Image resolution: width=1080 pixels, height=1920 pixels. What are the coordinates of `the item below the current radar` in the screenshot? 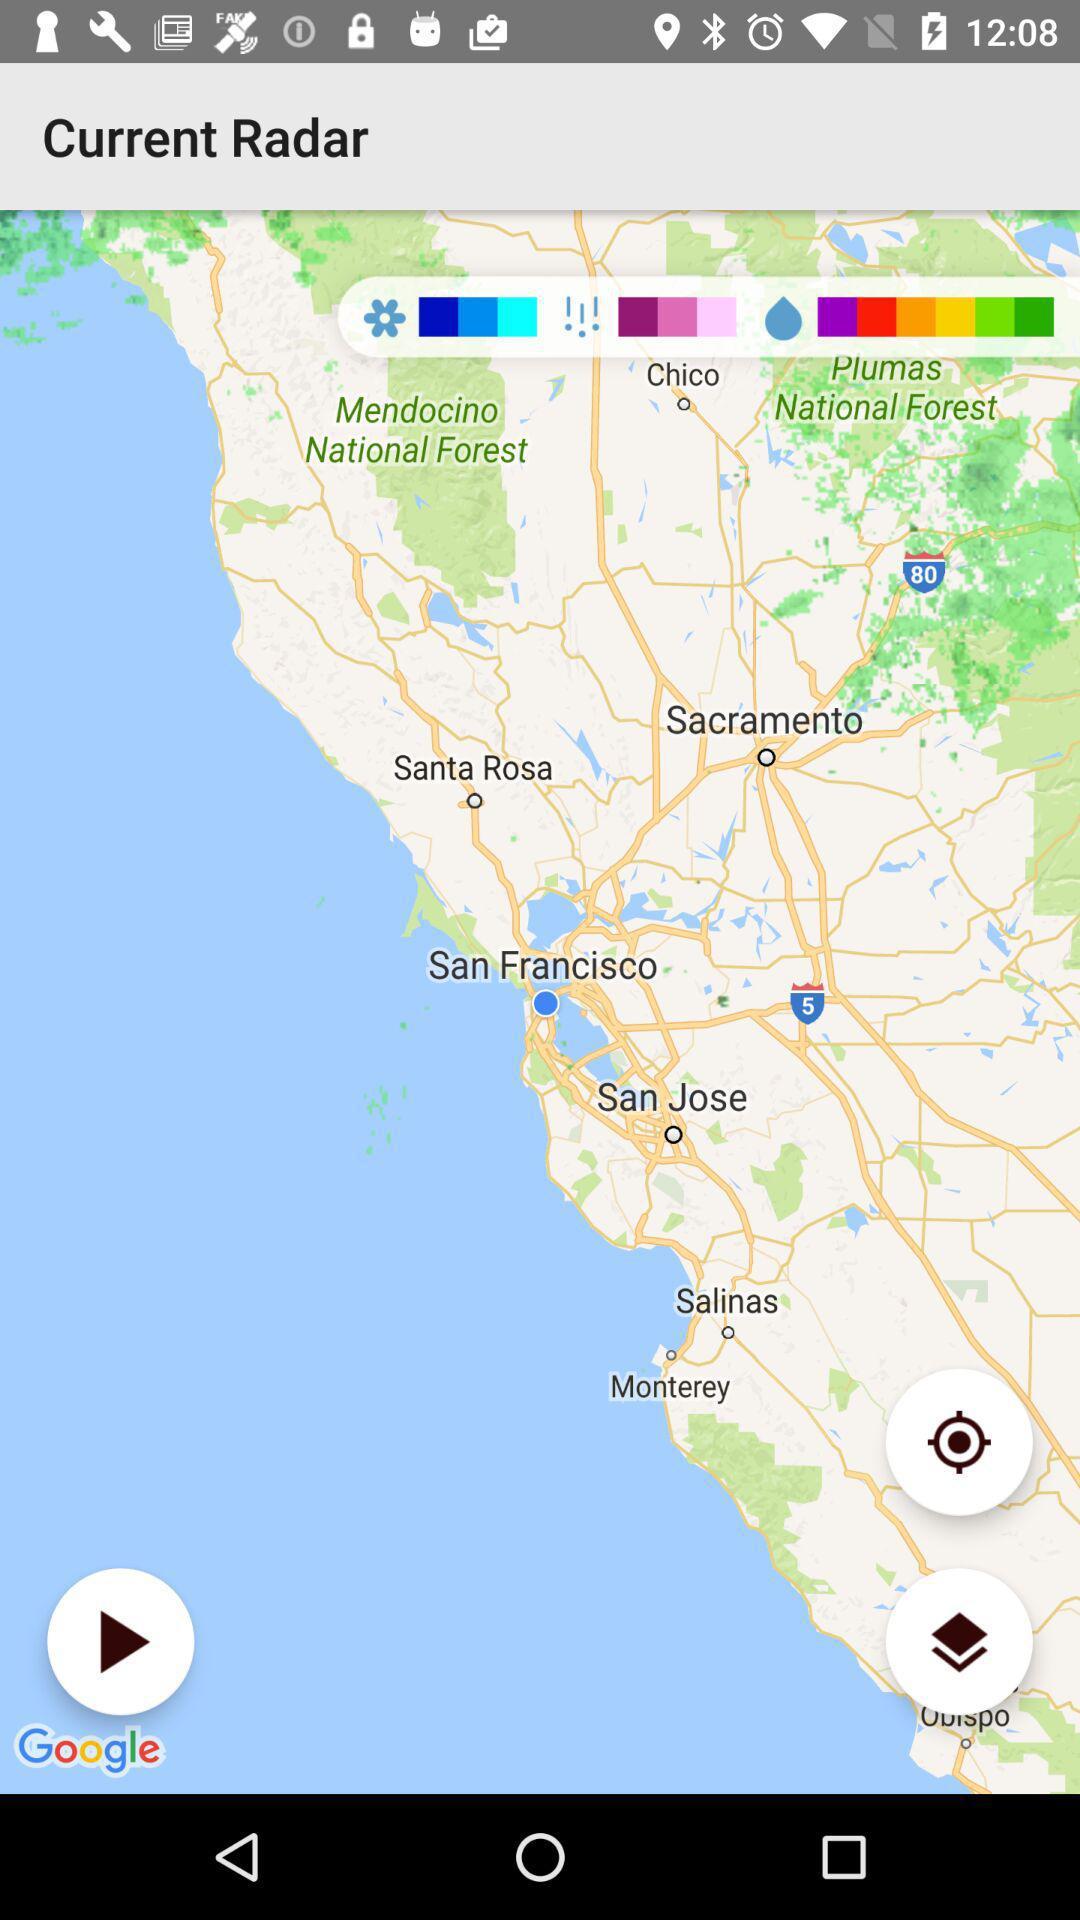 It's located at (120, 1641).